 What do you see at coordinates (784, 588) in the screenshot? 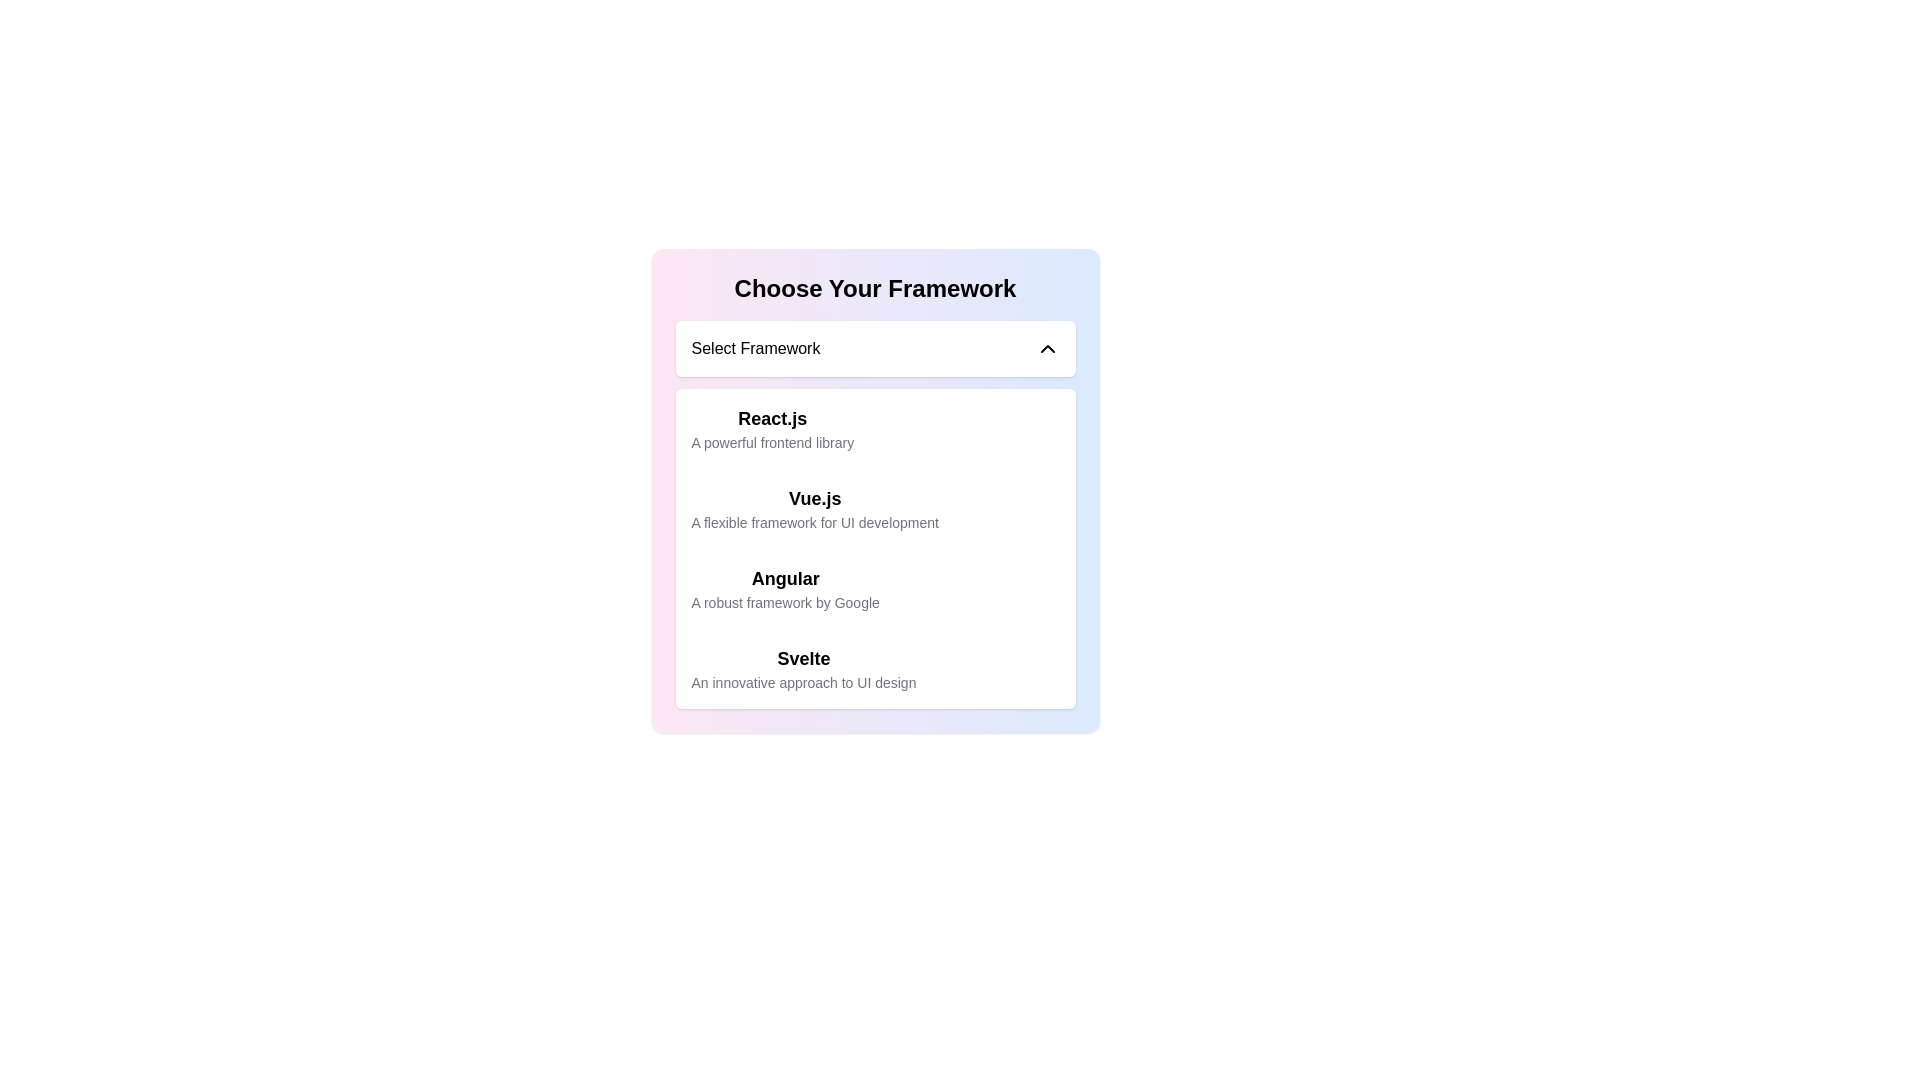
I see `the list item that represents the 'Angular' framework option in the dropdown selection list` at bounding box center [784, 588].